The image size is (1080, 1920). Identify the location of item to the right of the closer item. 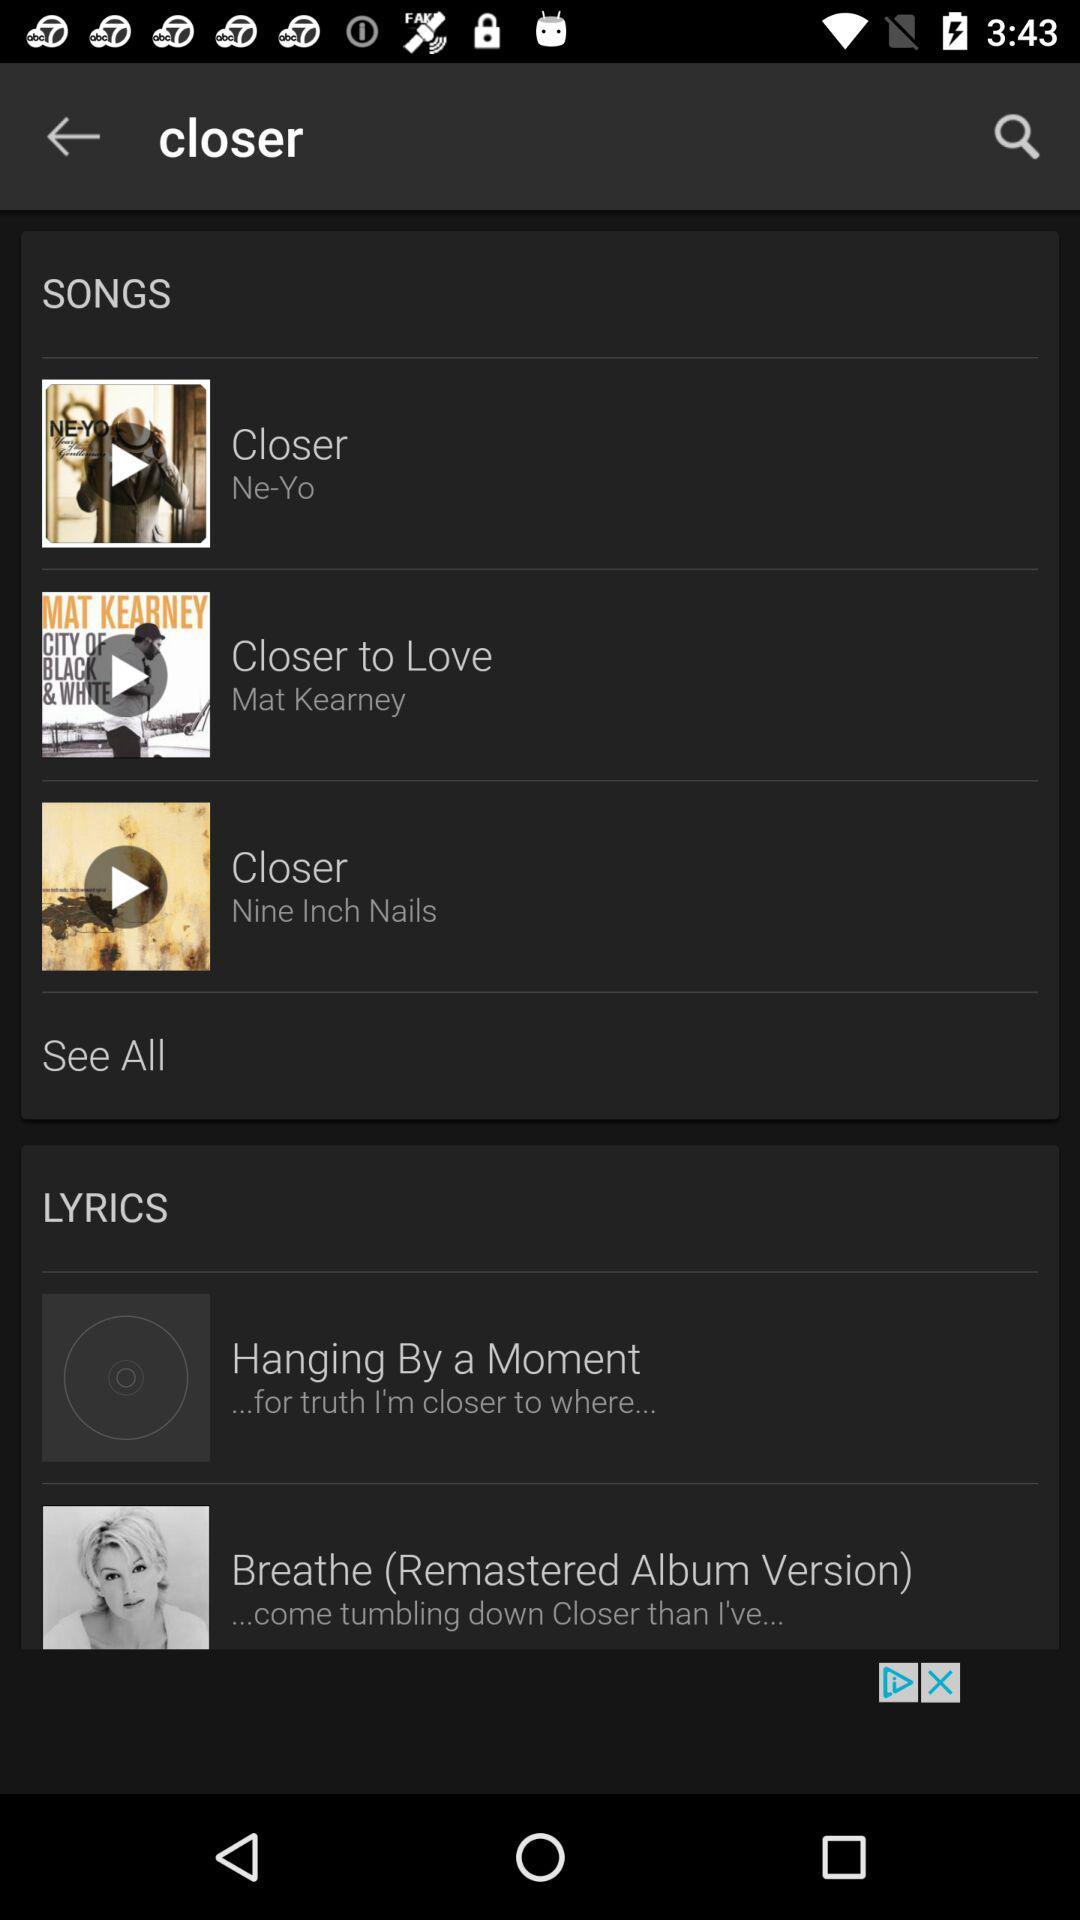
(1017, 135).